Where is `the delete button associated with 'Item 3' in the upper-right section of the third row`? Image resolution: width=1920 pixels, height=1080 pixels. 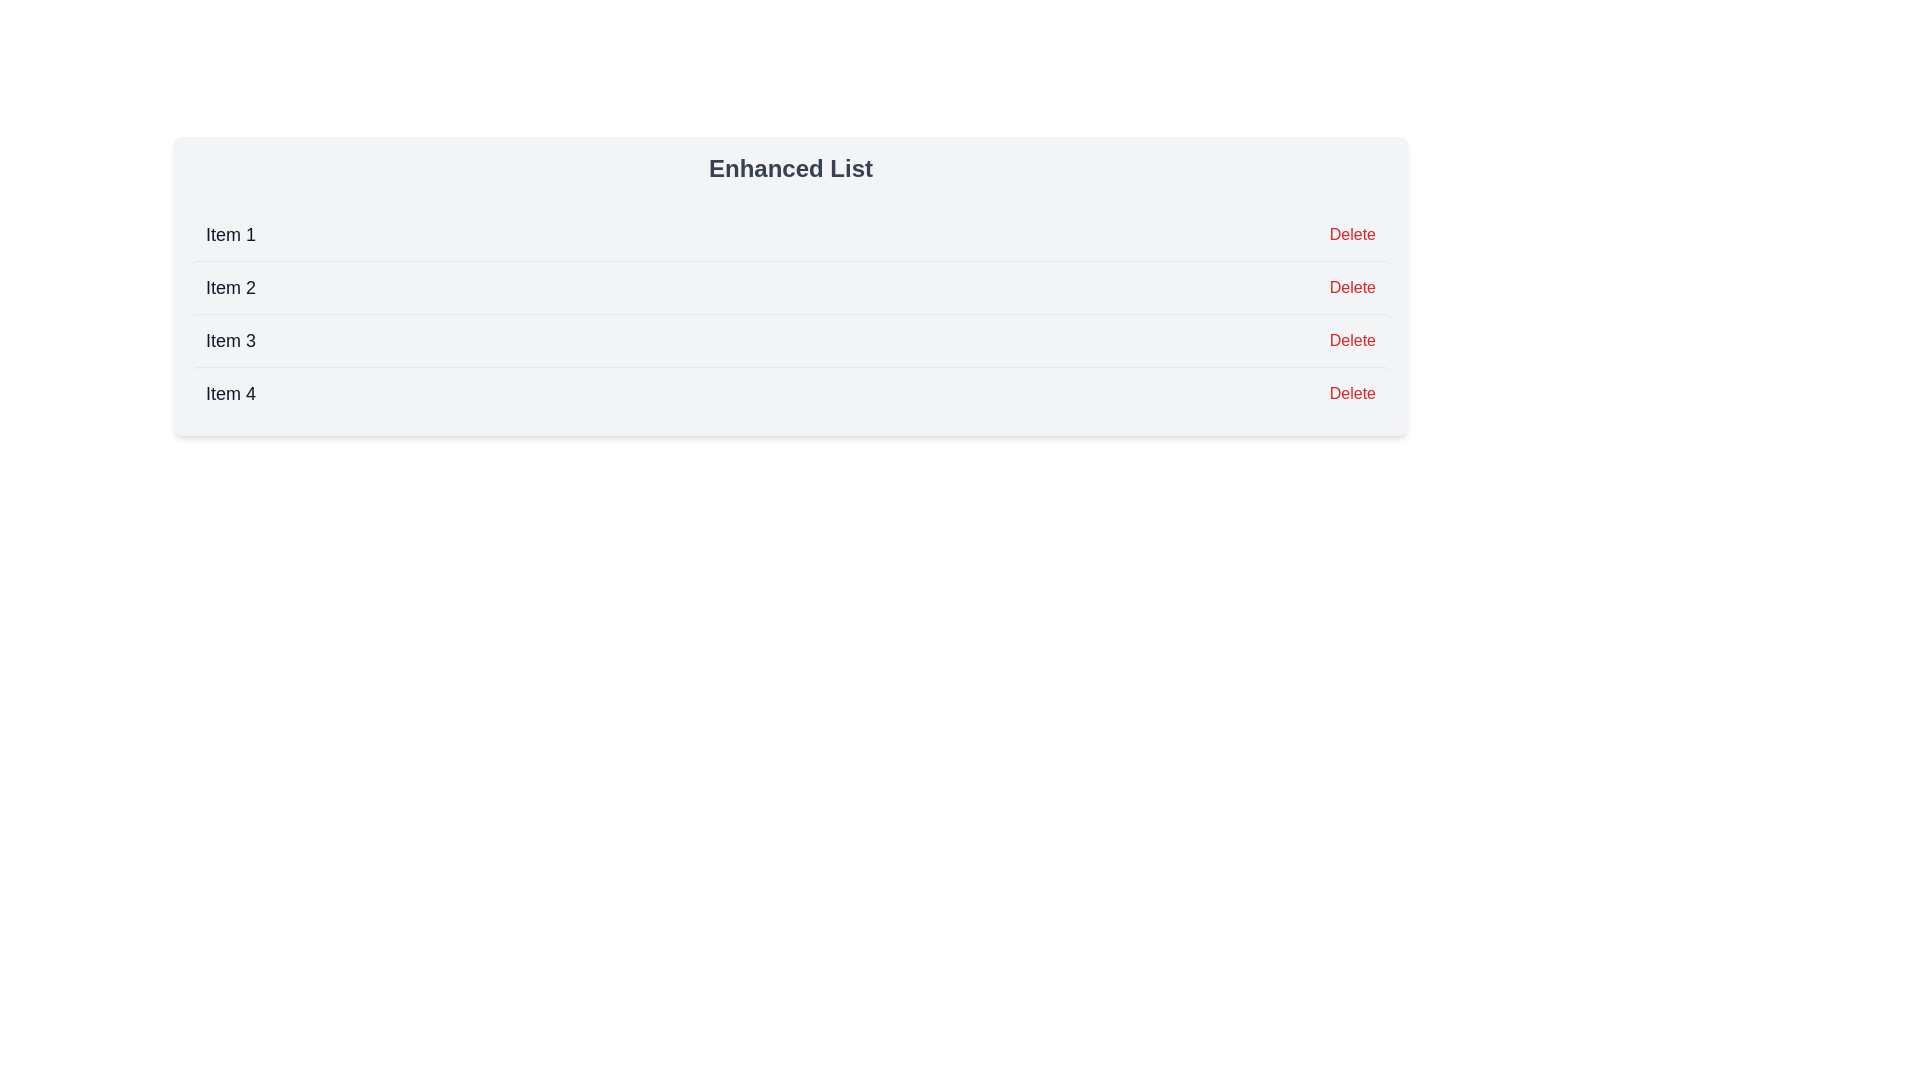 the delete button associated with 'Item 3' in the upper-right section of the third row is located at coordinates (1352, 339).